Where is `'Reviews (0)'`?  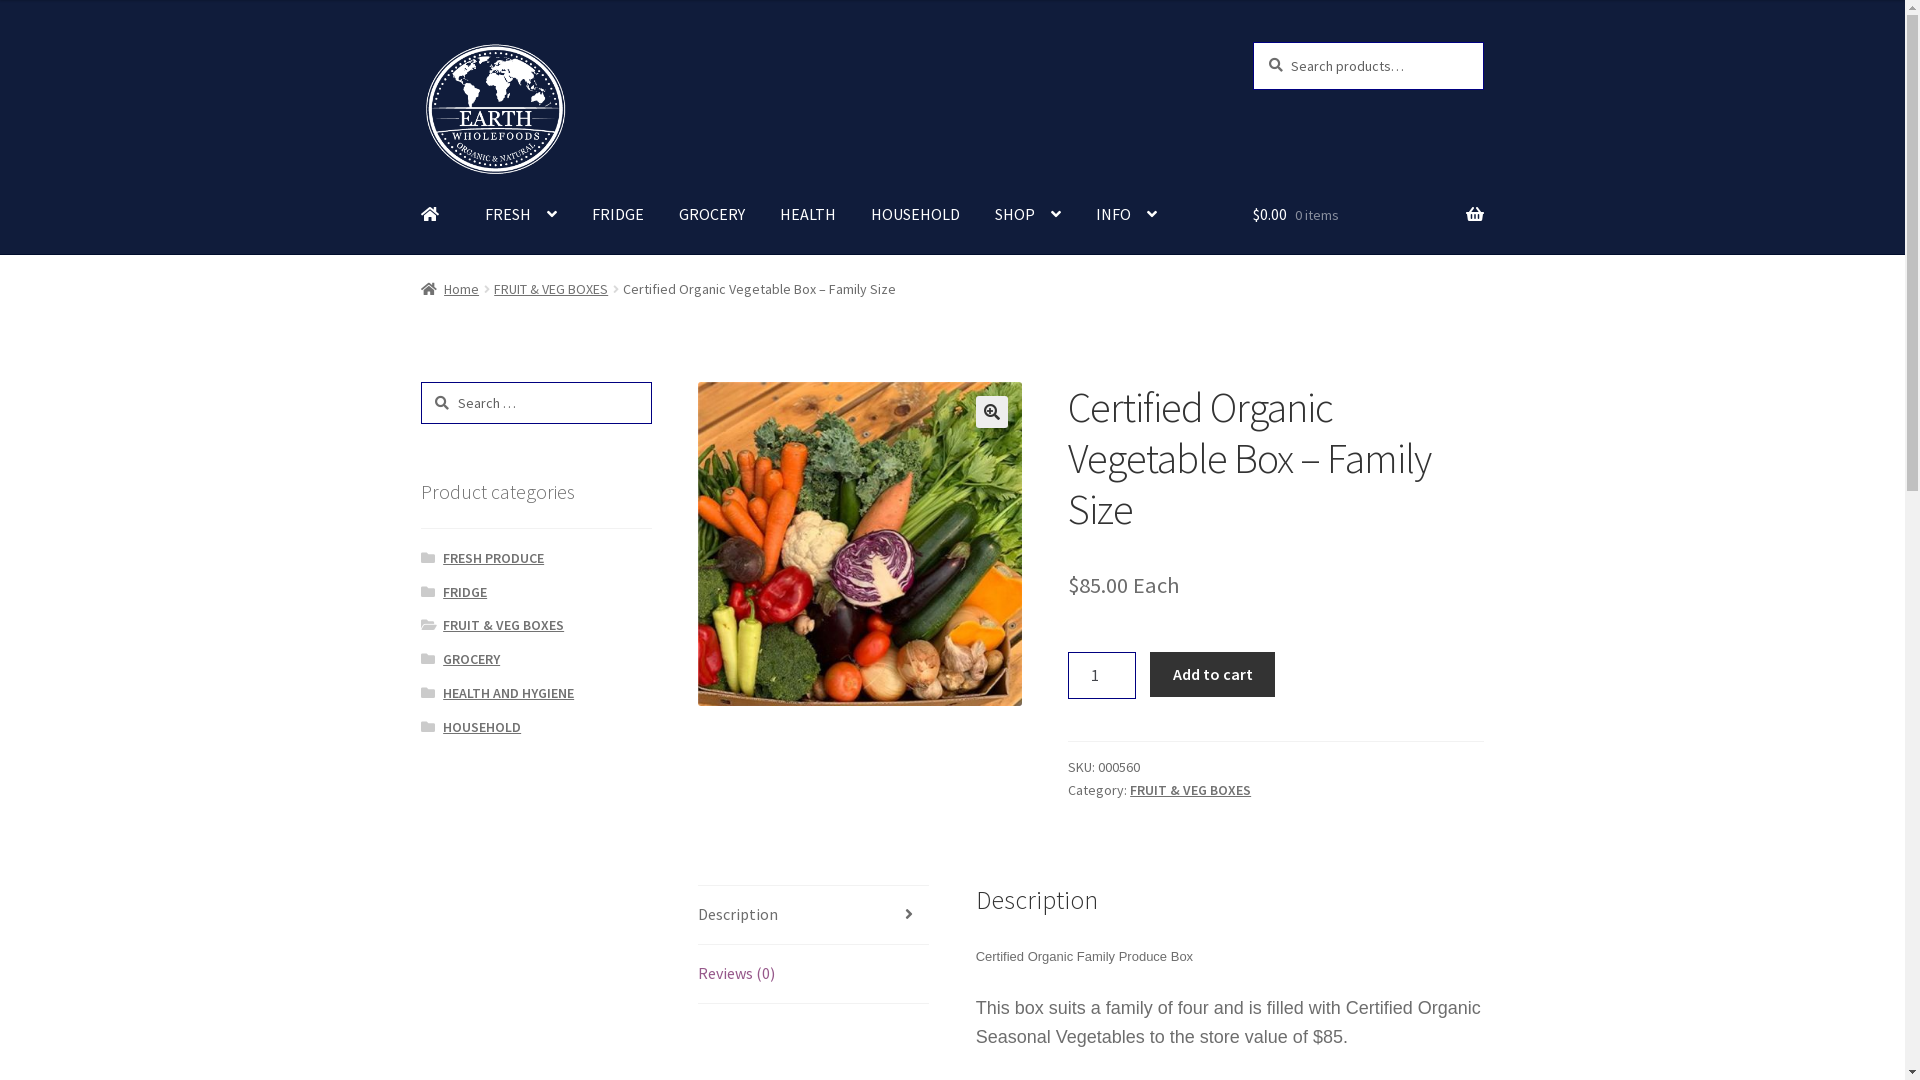
'Reviews (0)' is located at coordinates (697, 973).